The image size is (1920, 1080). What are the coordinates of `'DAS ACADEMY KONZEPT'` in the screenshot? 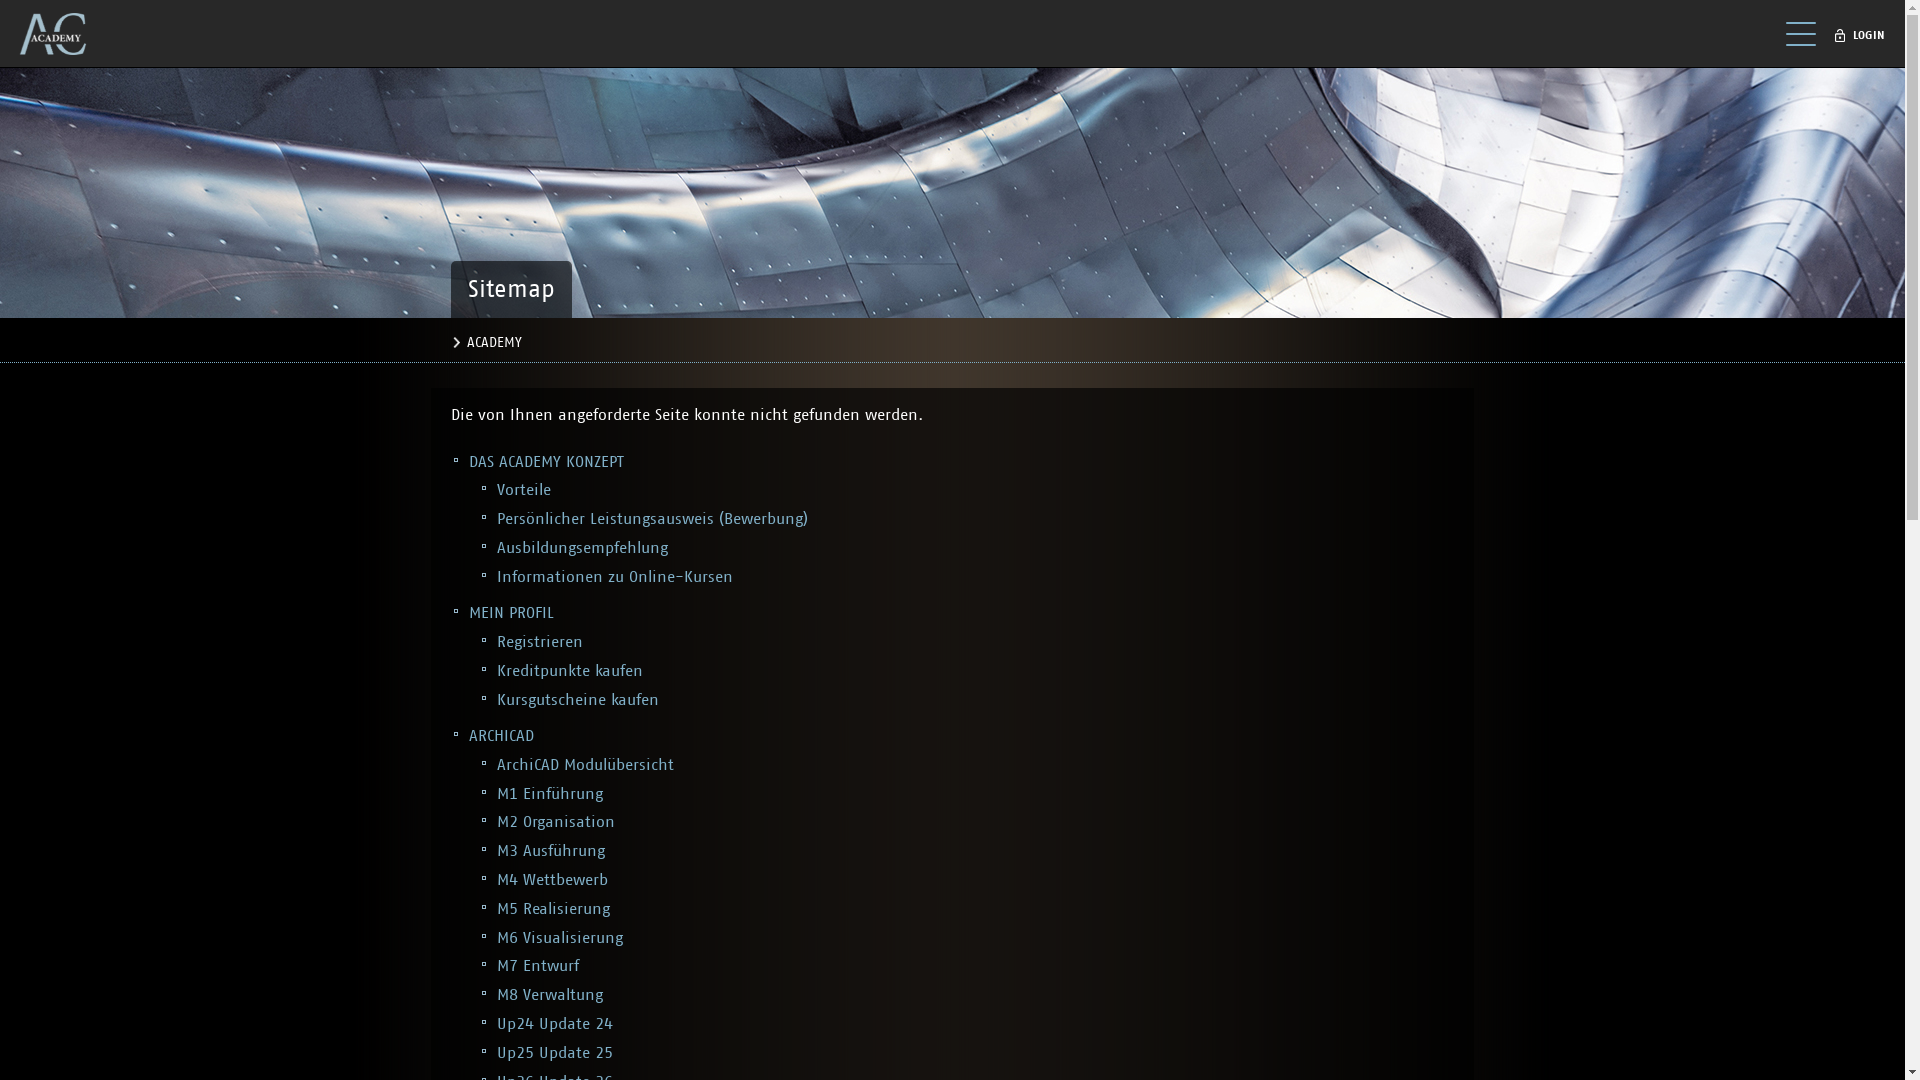 It's located at (468, 462).